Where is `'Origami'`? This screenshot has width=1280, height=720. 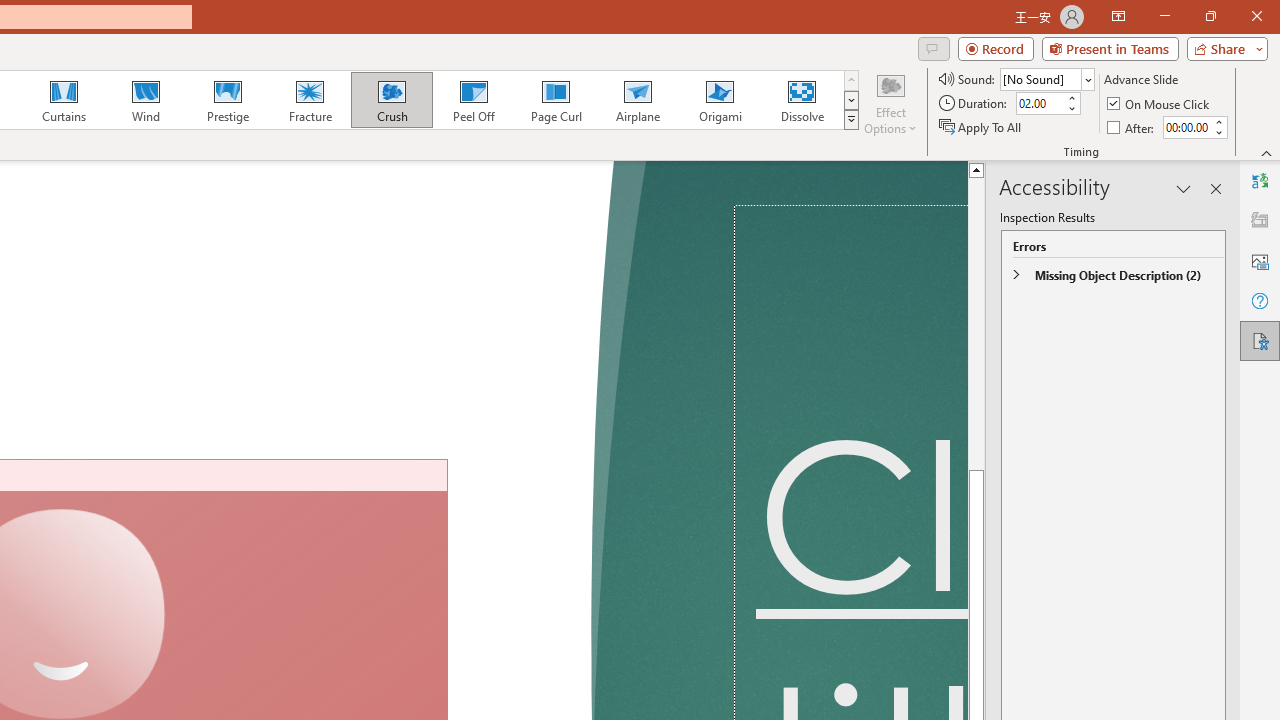 'Origami' is located at coordinates (720, 100).